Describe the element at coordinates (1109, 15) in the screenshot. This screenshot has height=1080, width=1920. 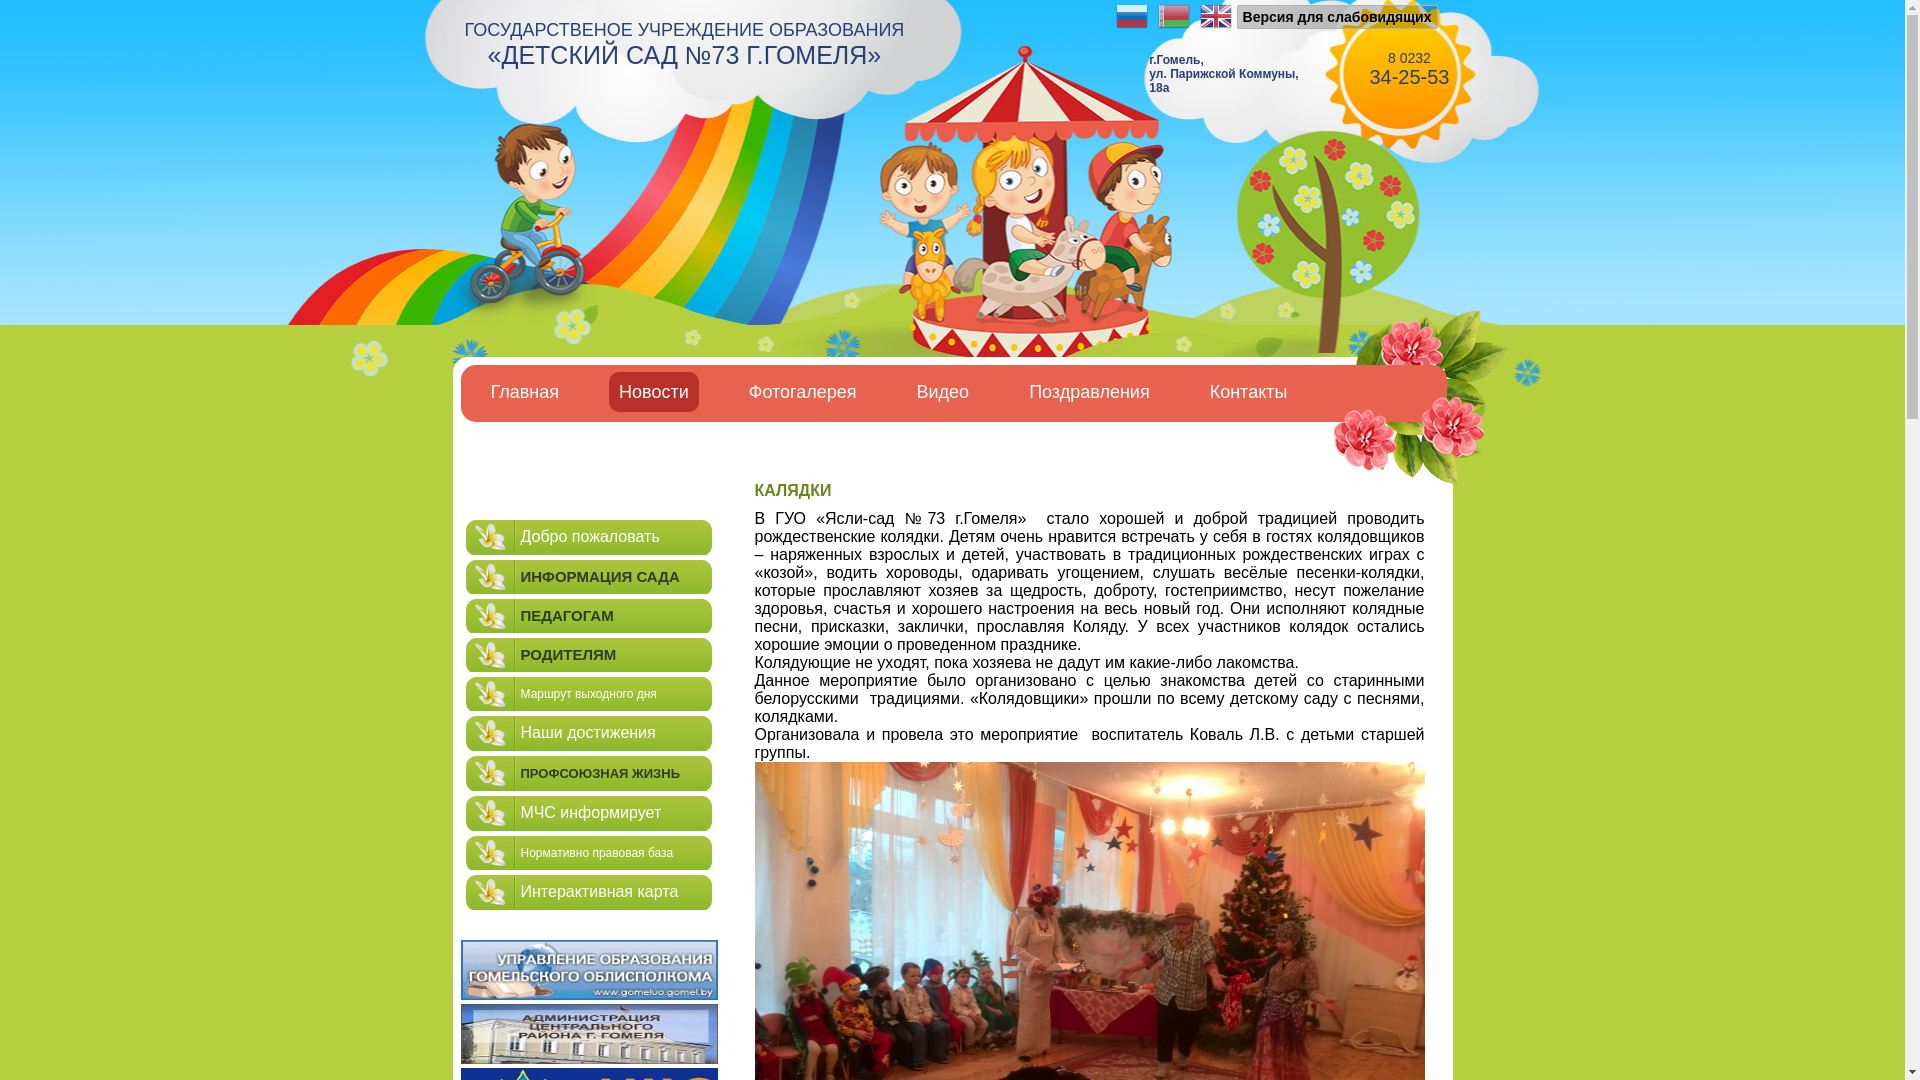
I see `'Russian'` at that location.